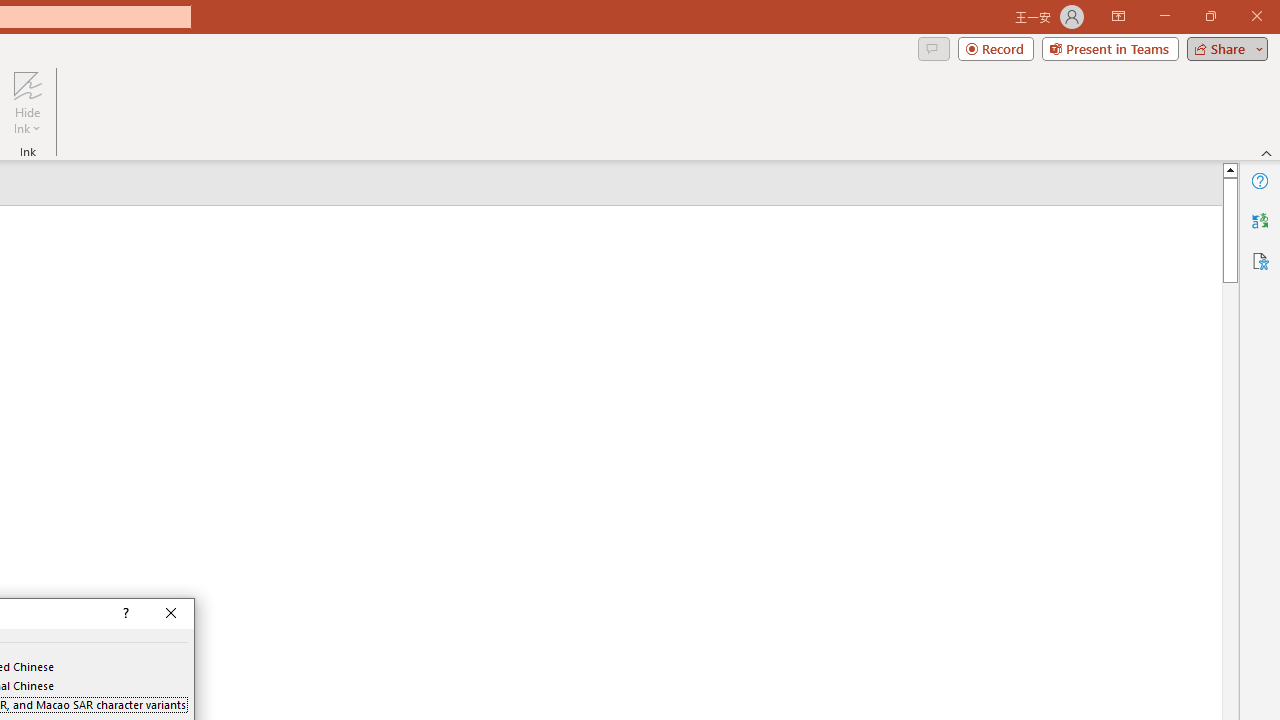  What do you see at coordinates (27, 103) in the screenshot?
I see `'Hide Ink'` at bounding box center [27, 103].